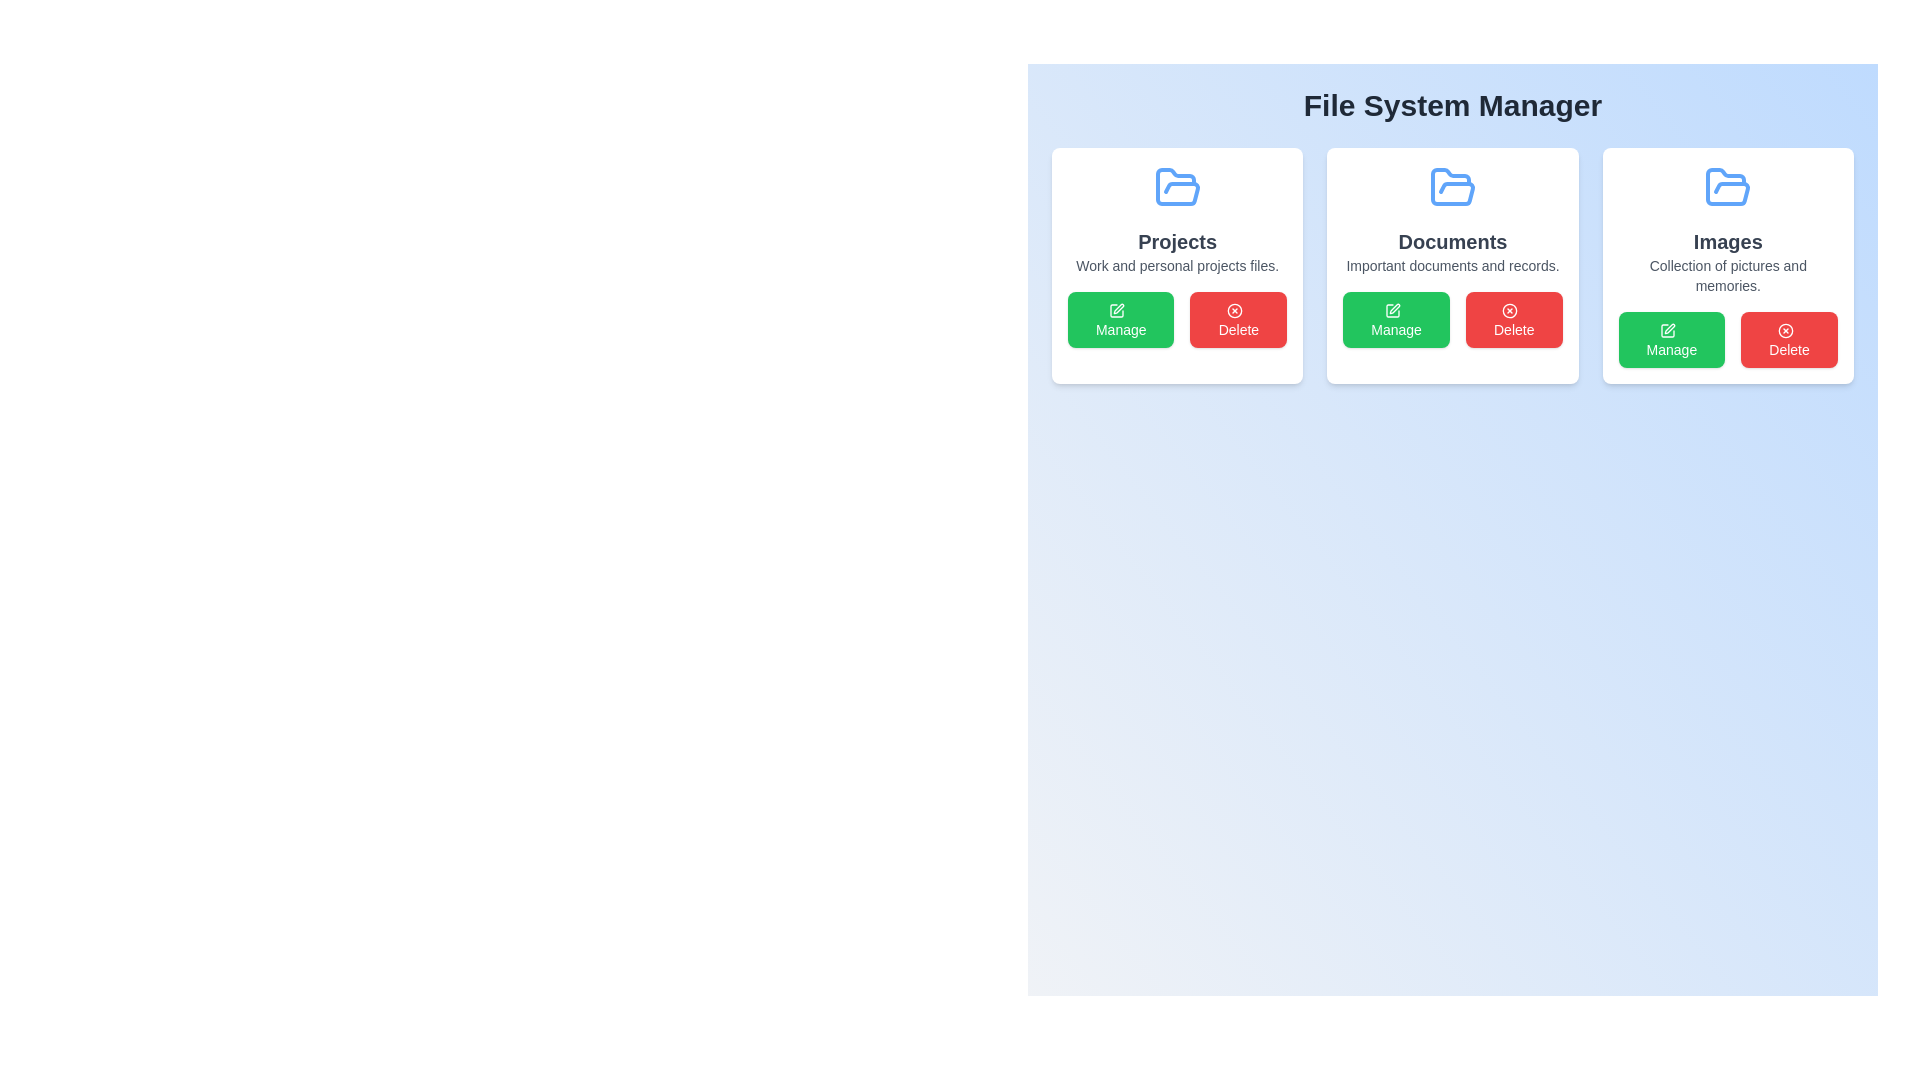 This screenshot has height=1080, width=1920. What do you see at coordinates (1177, 265) in the screenshot?
I see `the descriptive text label located within the 'Projects' section card, which is centrally aligned below the title 'Projects' and above the 'Manage' and 'Delete' buttons` at bounding box center [1177, 265].